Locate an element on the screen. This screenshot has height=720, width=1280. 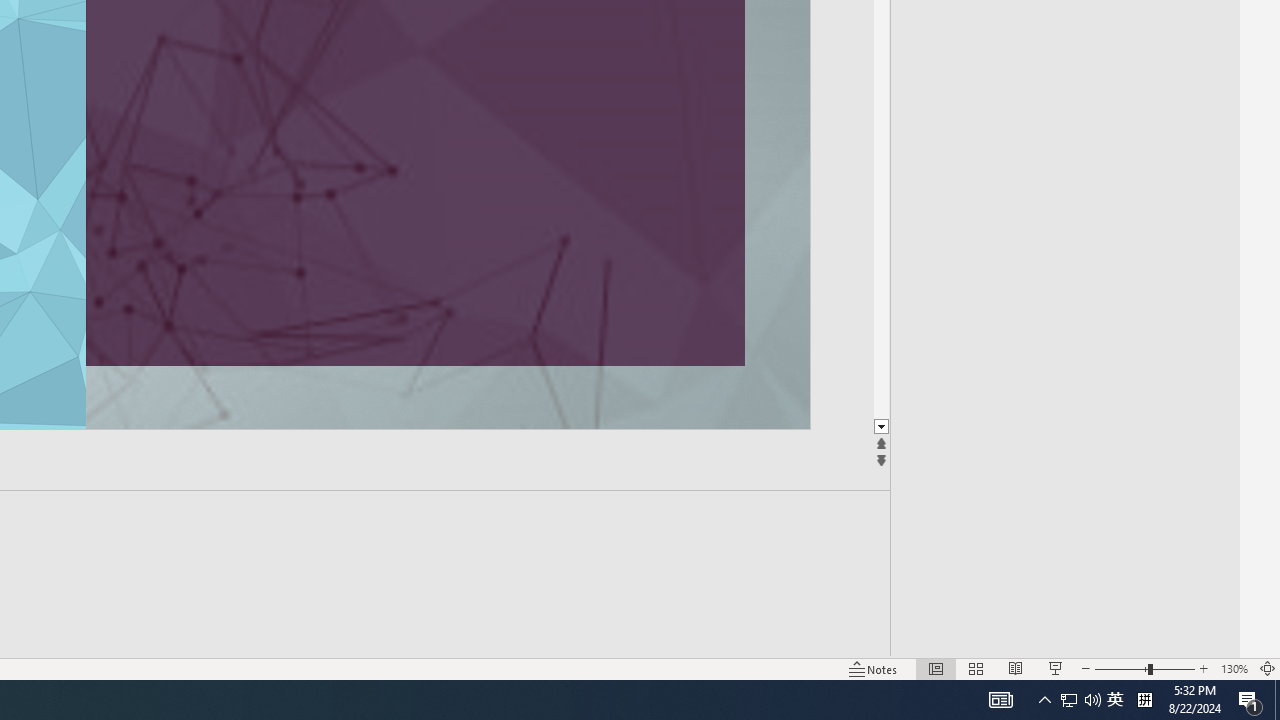
'Notes ' is located at coordinates (874, 669).